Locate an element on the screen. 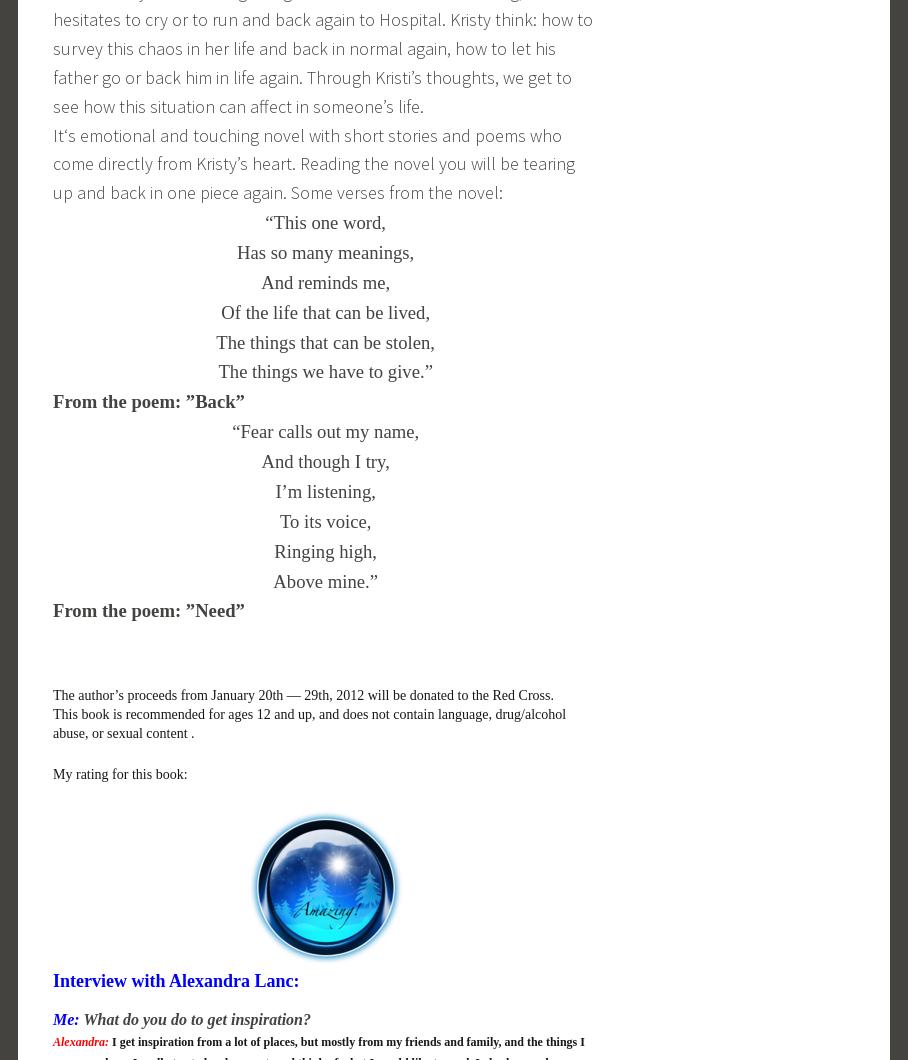 This screenshot has height=1060, width=908. 'I’m listening,' is located at coordinates (275, 489).